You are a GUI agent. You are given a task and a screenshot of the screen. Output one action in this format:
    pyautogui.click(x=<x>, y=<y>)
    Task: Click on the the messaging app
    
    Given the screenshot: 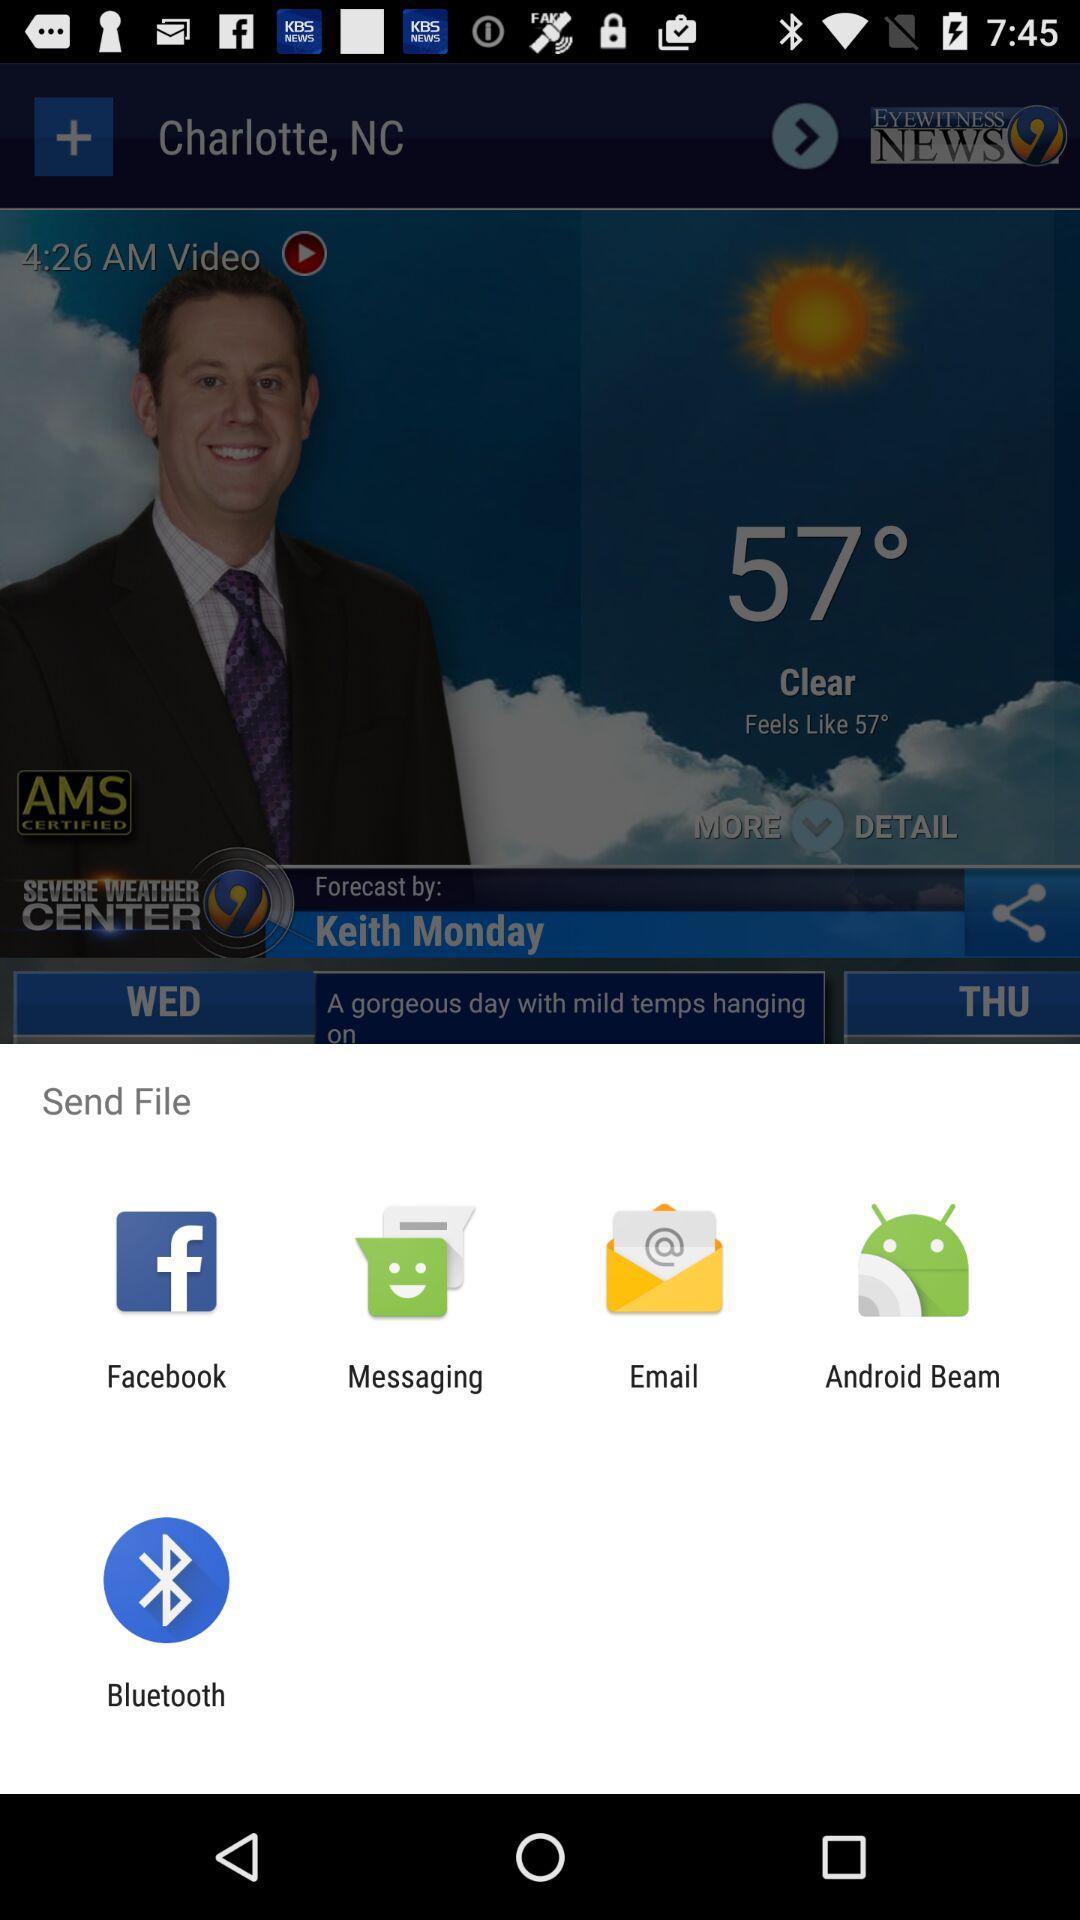 What is the action you would take?
    pyautogui.click(x=414, y=1392)
    